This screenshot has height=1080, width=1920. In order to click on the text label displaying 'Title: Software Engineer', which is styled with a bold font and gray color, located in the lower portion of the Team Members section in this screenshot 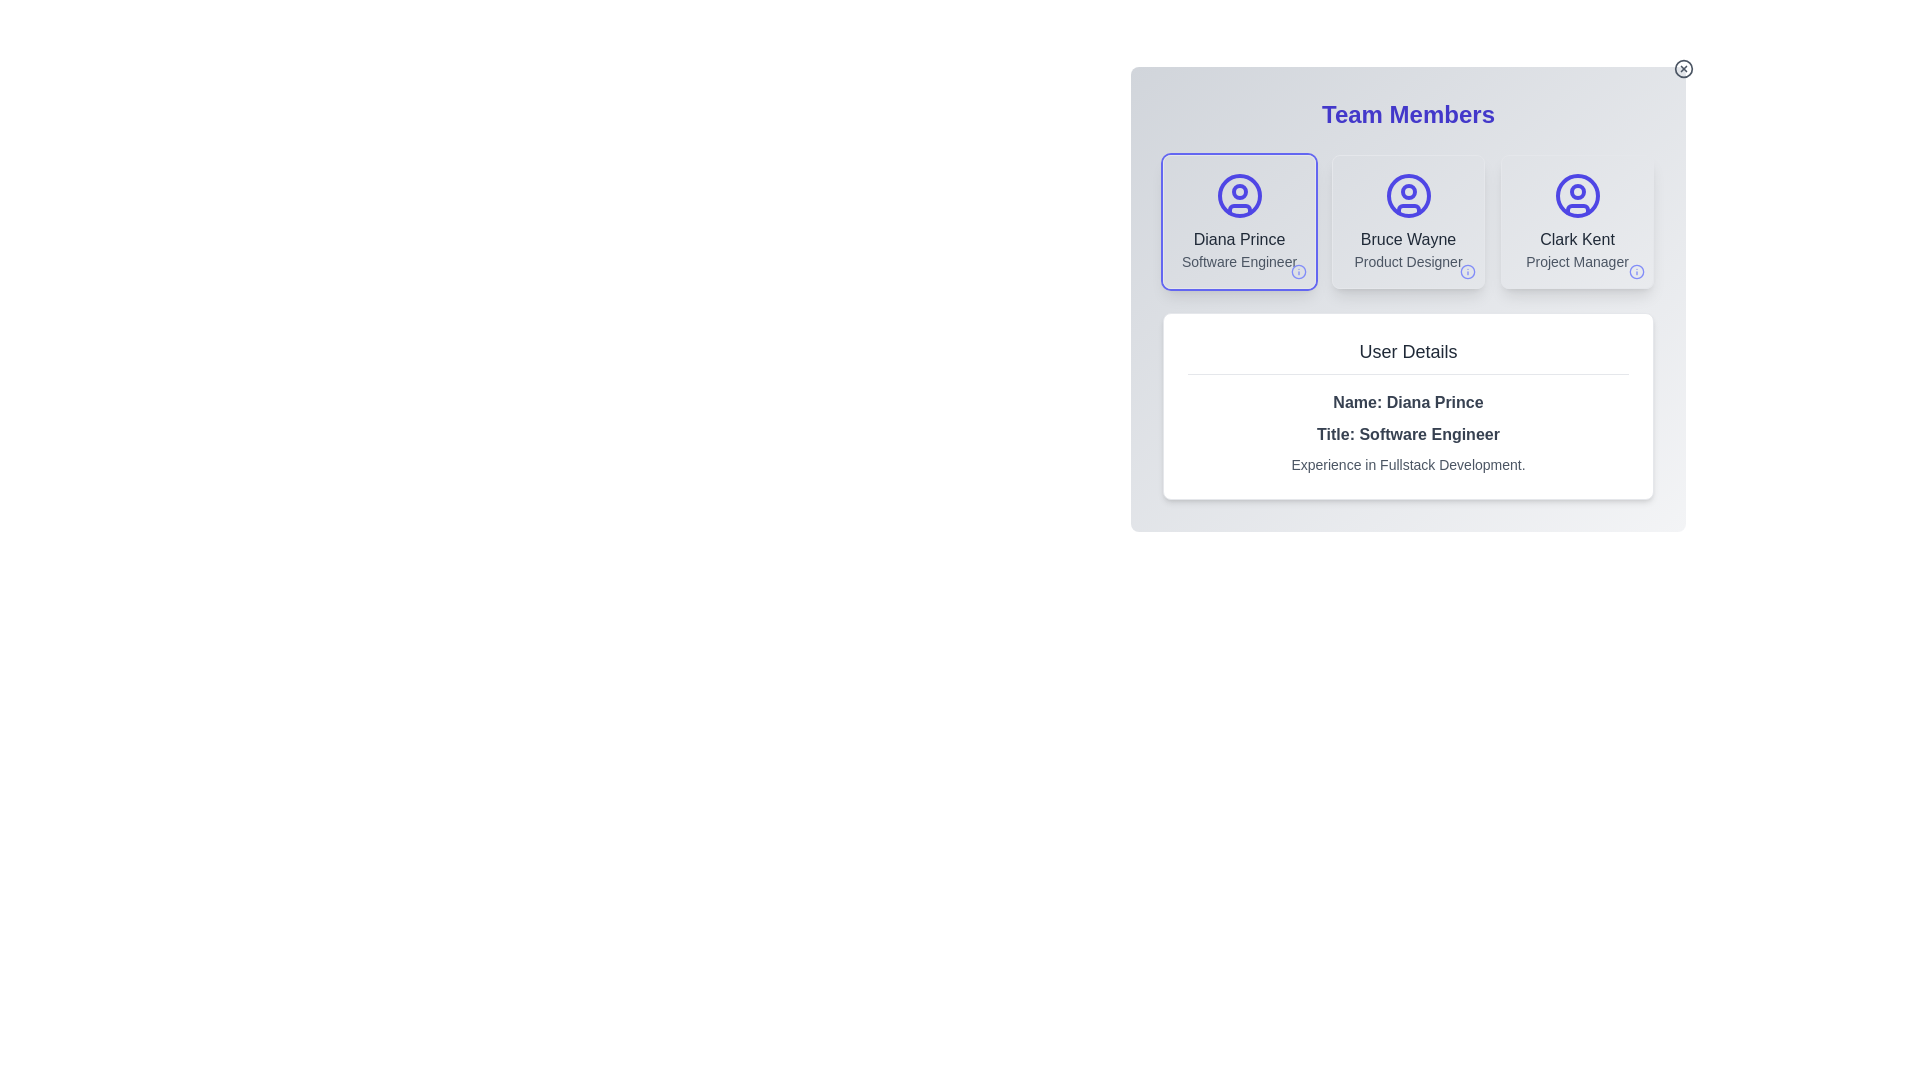, I will do `click(1407, 434)`.